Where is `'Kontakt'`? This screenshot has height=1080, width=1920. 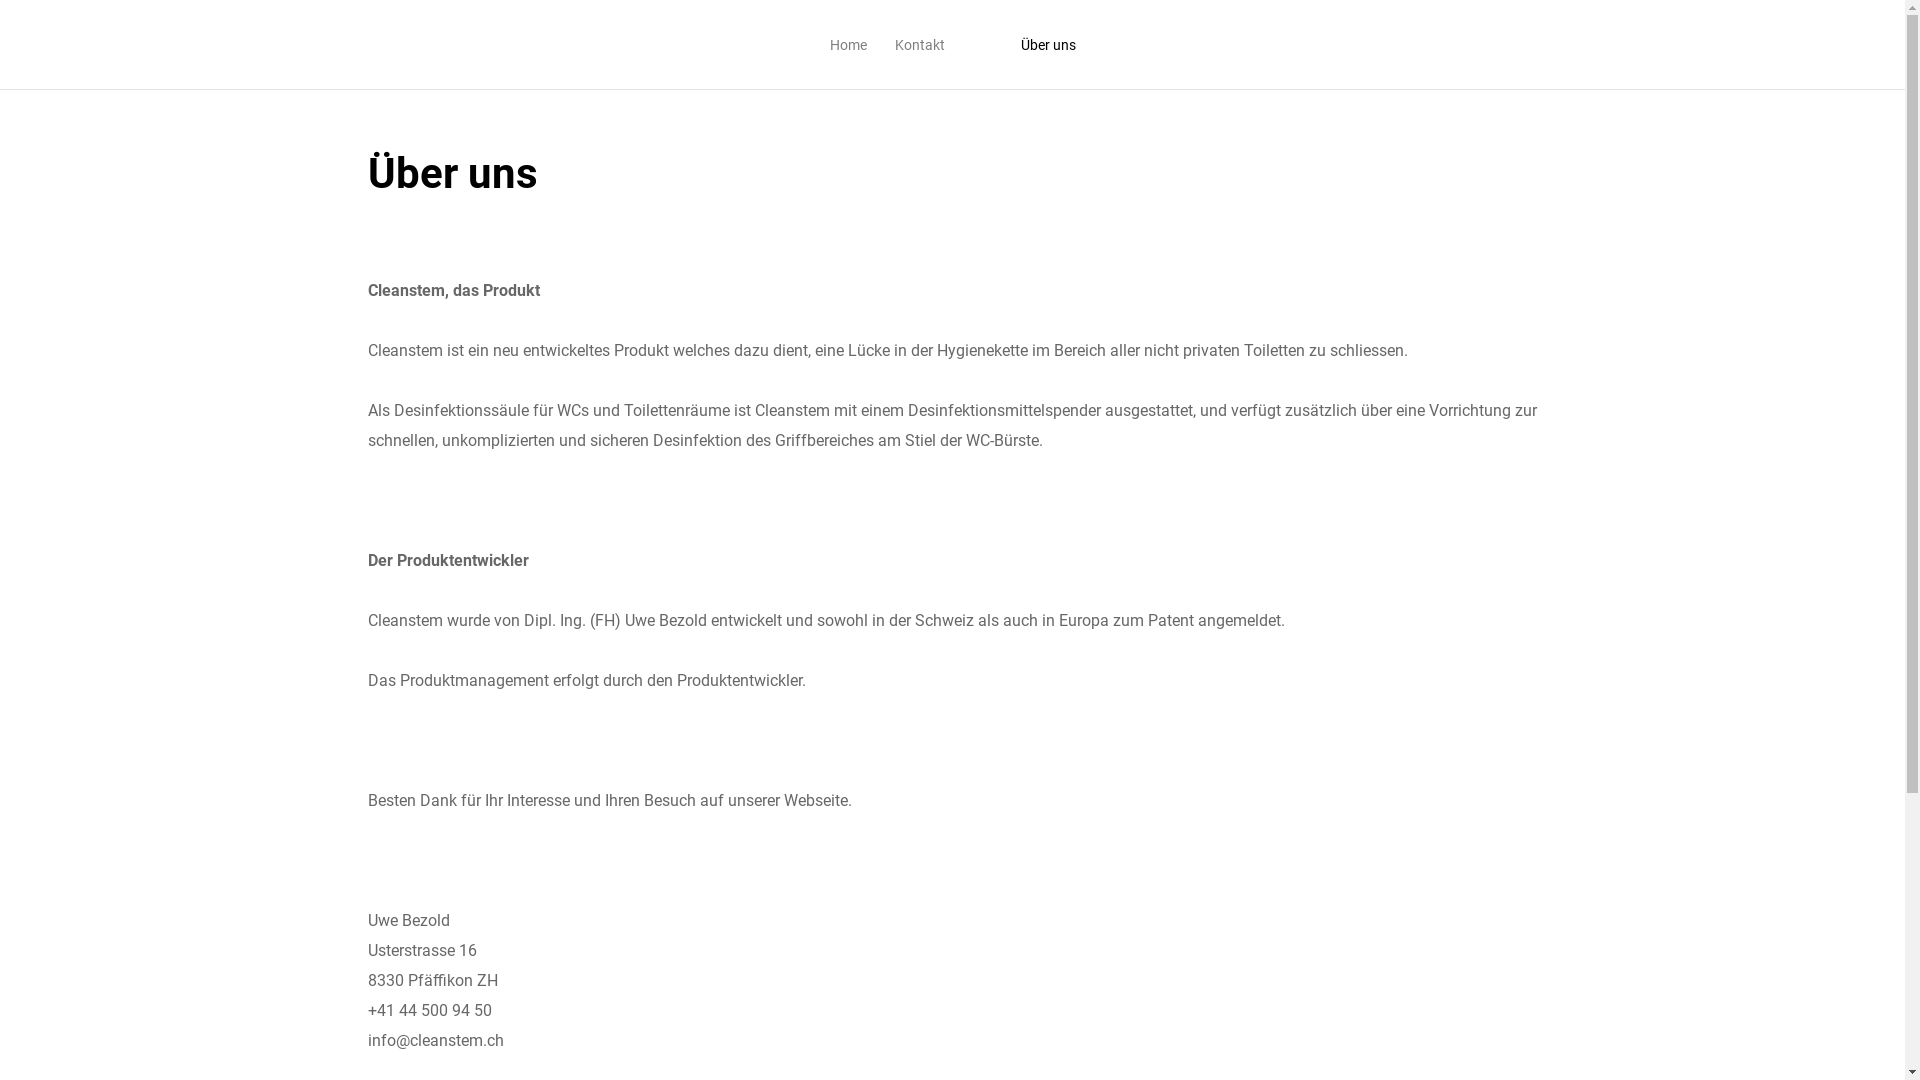 'Kontakt' is located at coordinates (917, 45).